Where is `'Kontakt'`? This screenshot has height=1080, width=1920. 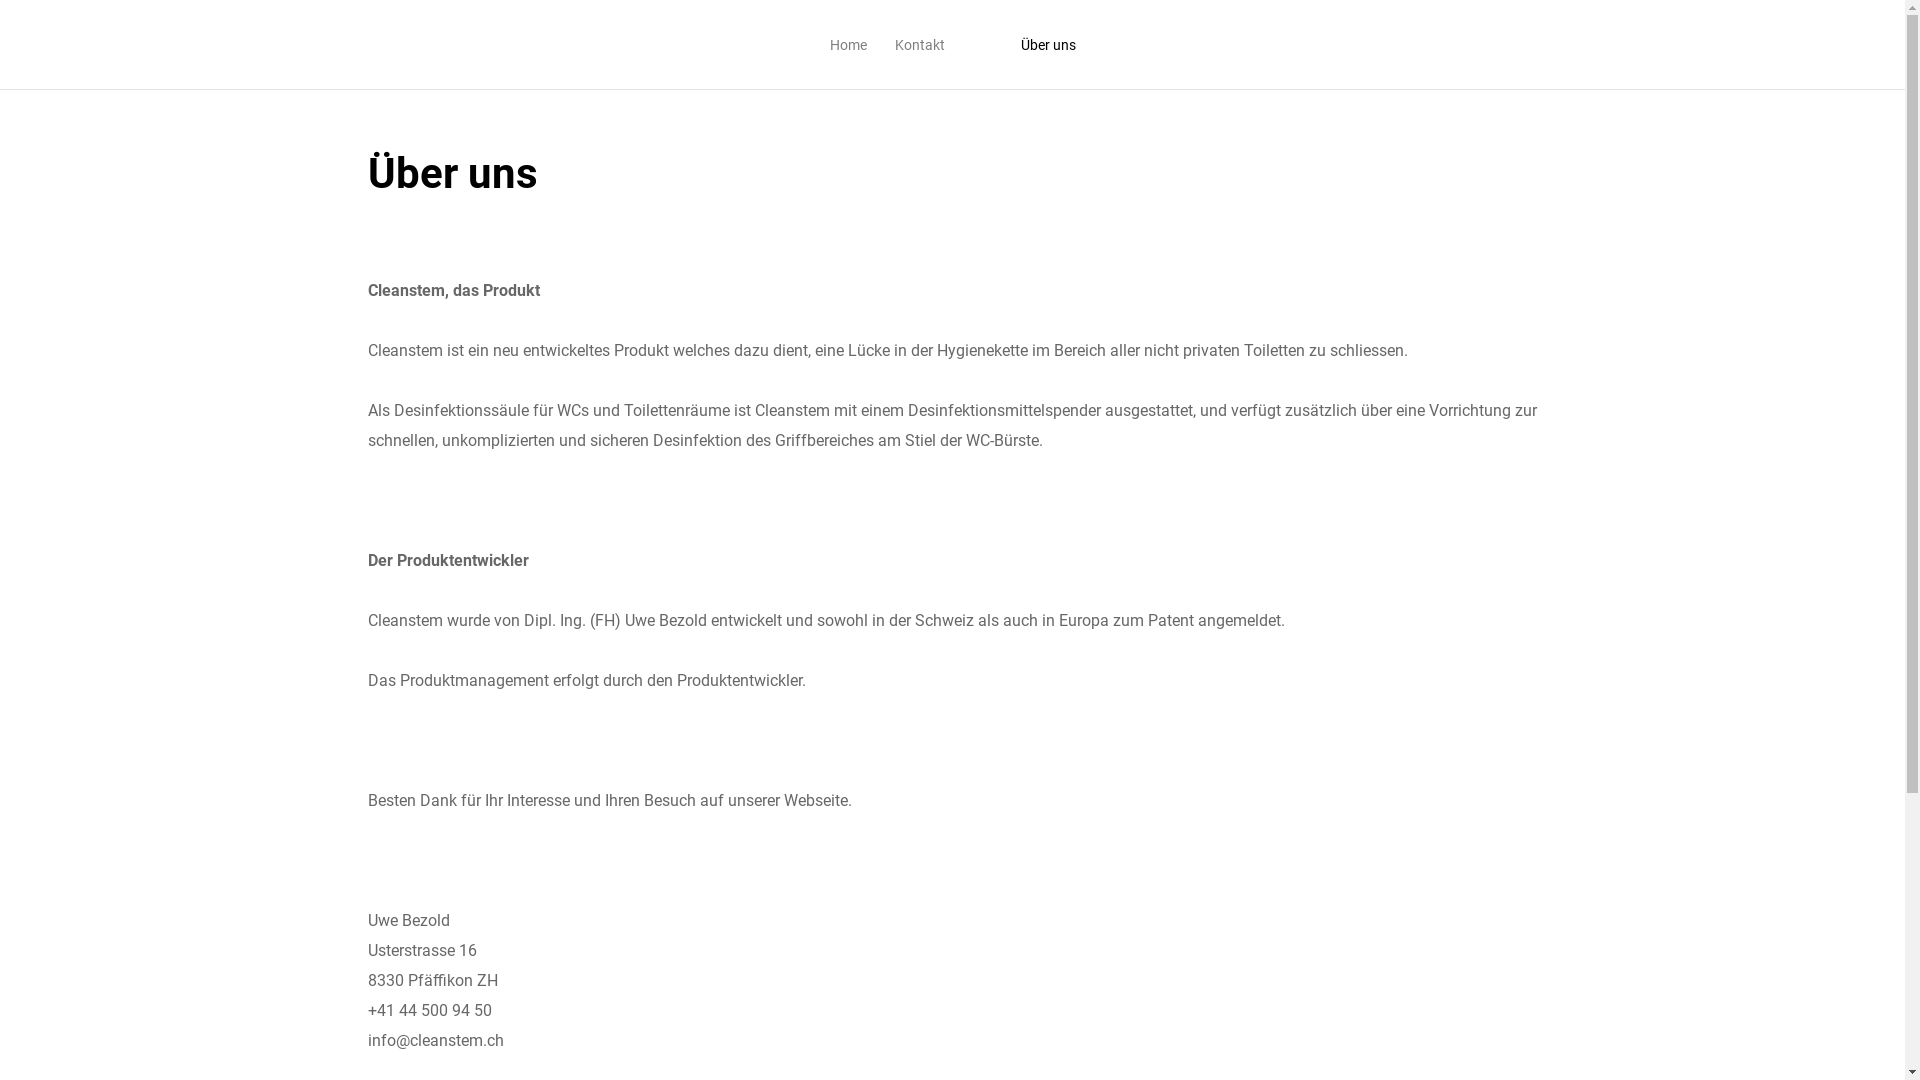 'Kontakt' is located at coordinates (917, 45).